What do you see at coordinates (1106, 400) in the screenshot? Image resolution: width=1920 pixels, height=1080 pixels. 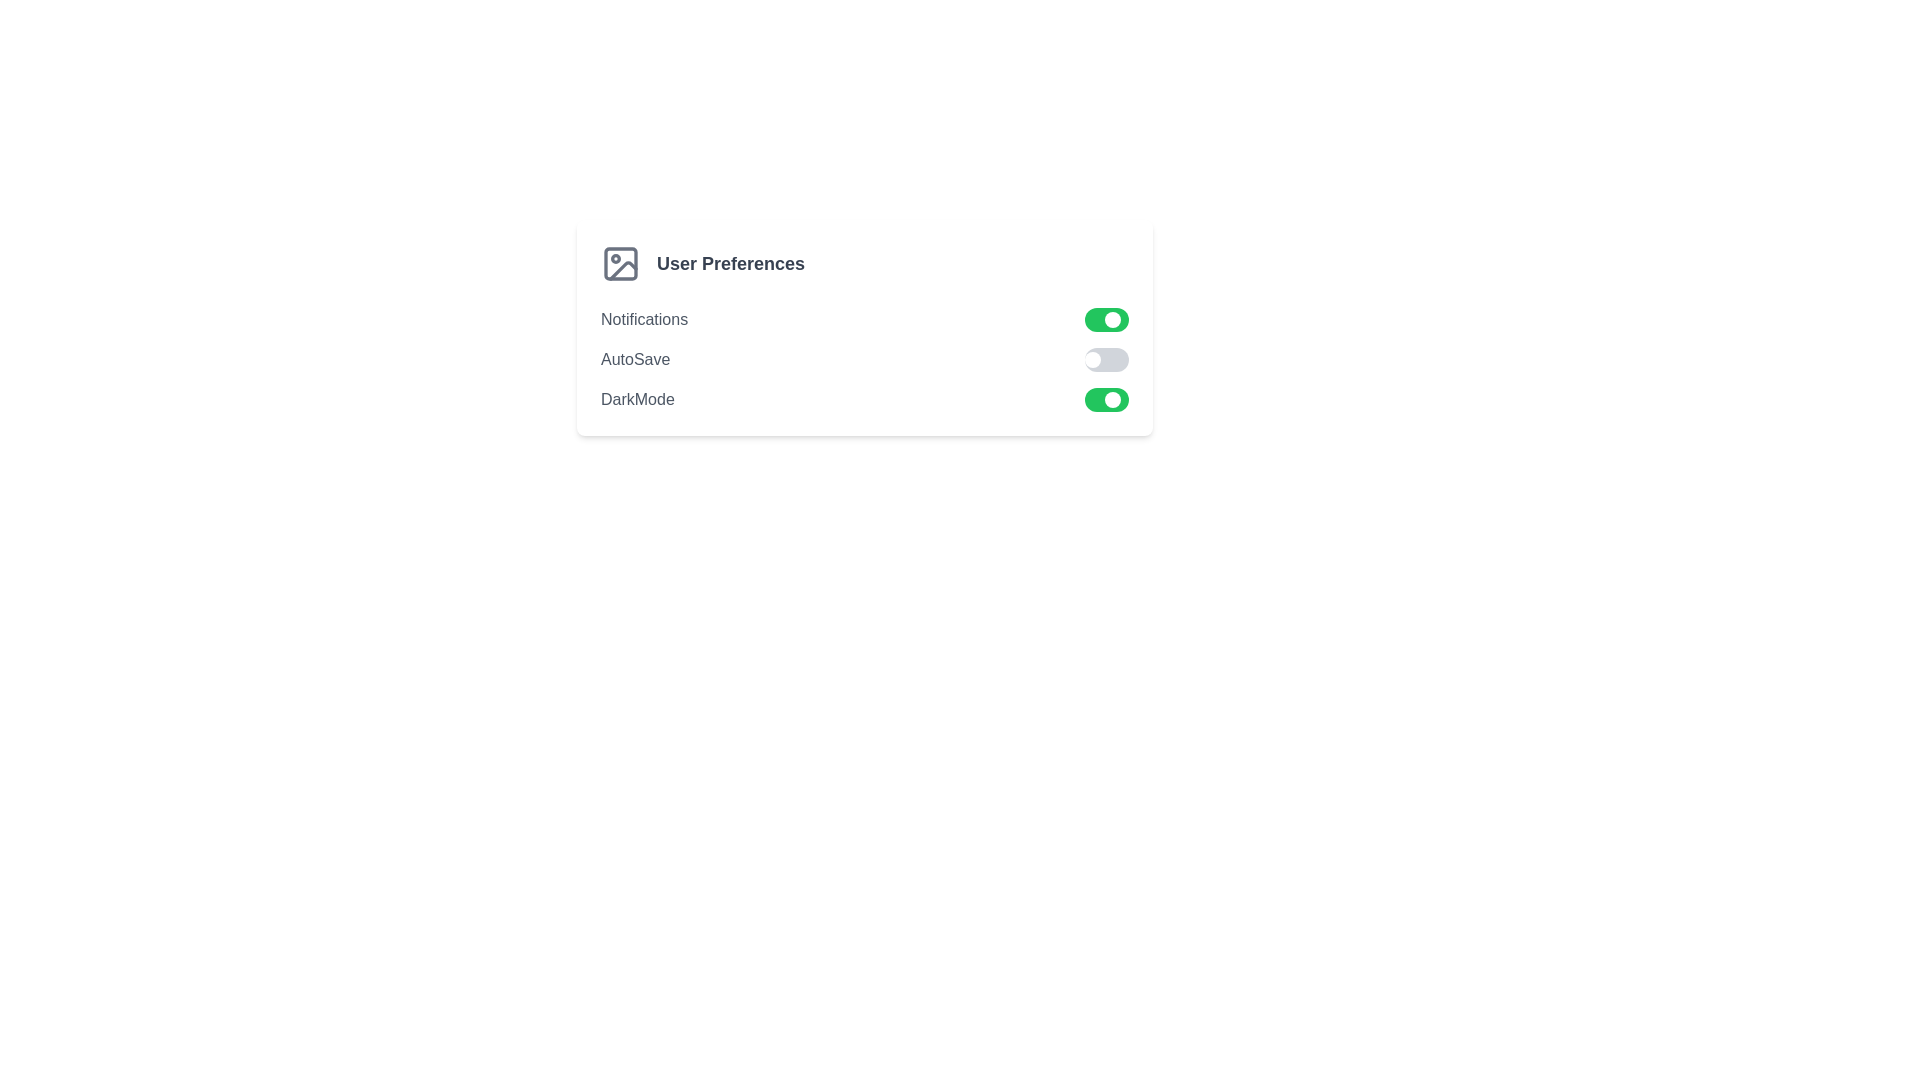 I see `the toggle switch for 'DarkMode', which is styled as a rounded rectangle with a green background and a small white circular handle` at bounding box center [1106, 400].